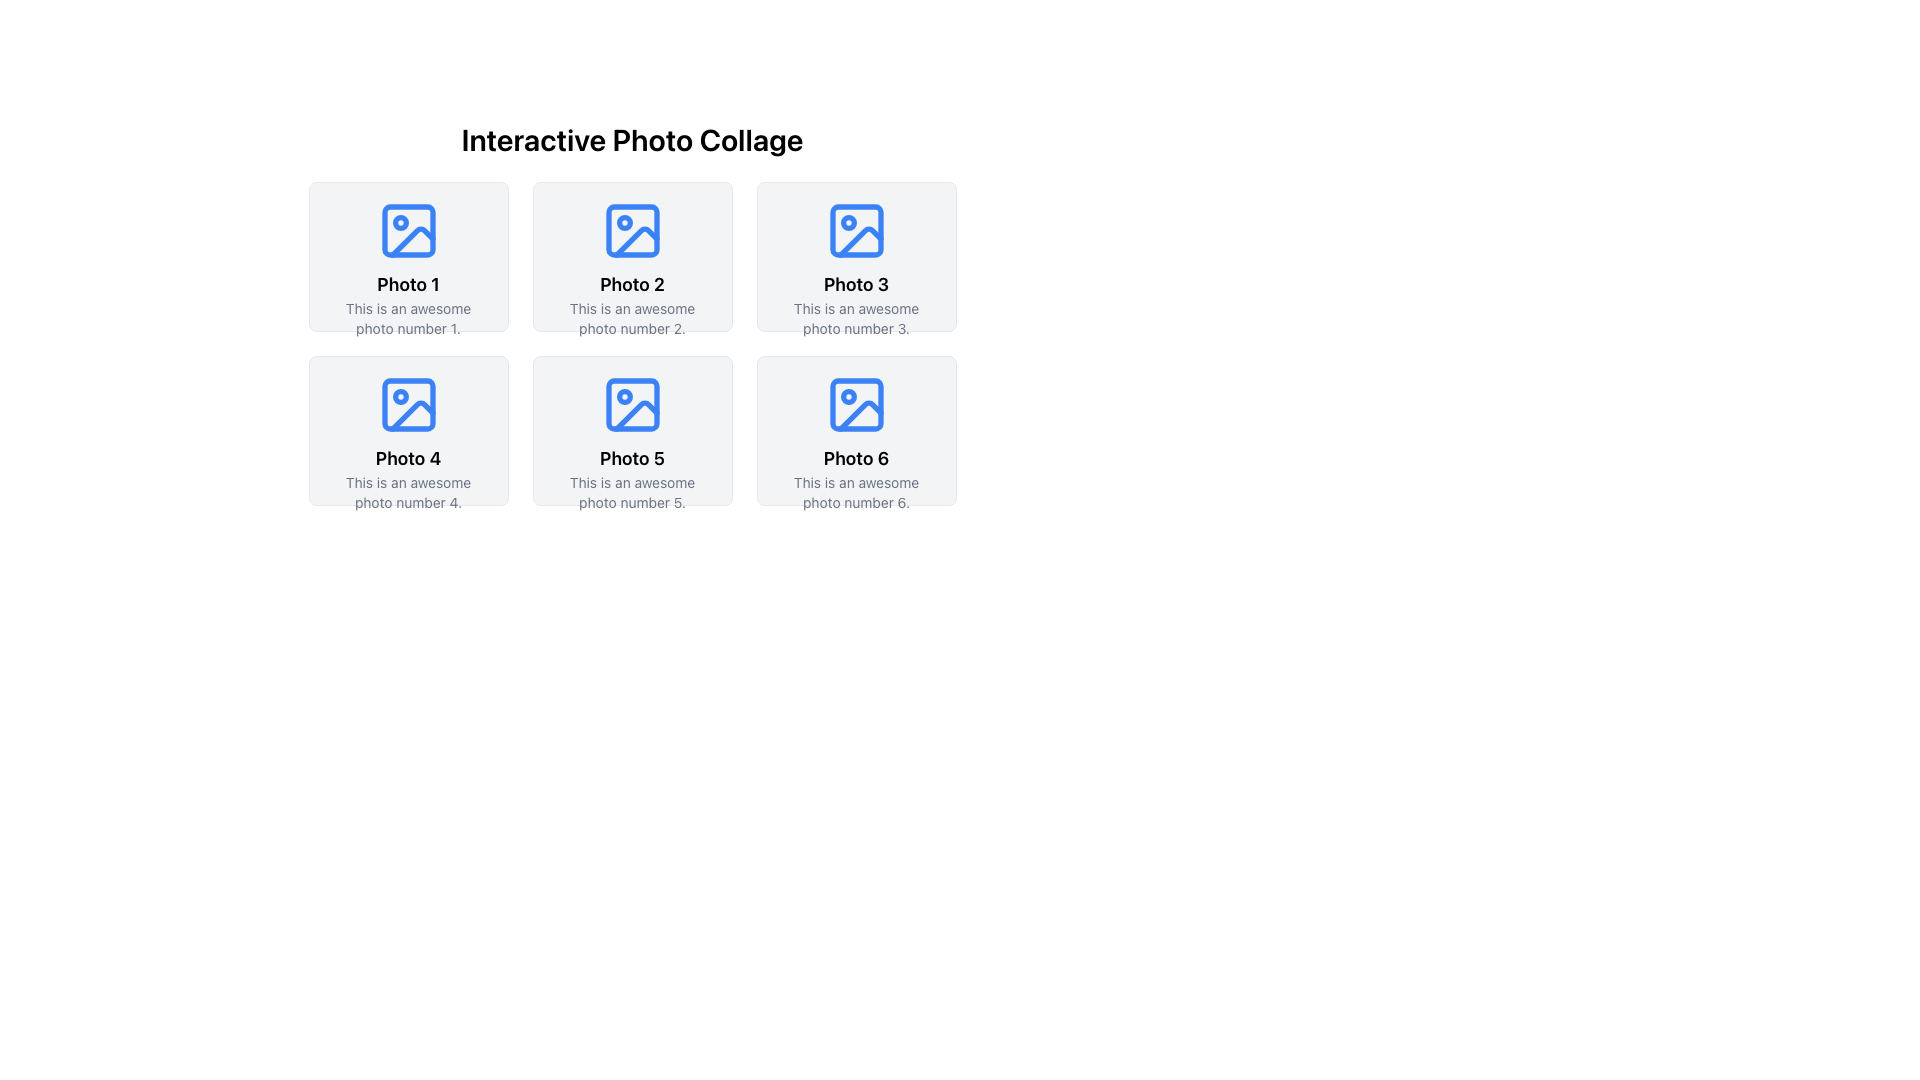 This screenshot has height=1080, width=1920. I want to click on text block labeled 'Photo 3', which is prominently displayed in bold font at the top of the third card in the first row of a grid layout, so click(856, 285).